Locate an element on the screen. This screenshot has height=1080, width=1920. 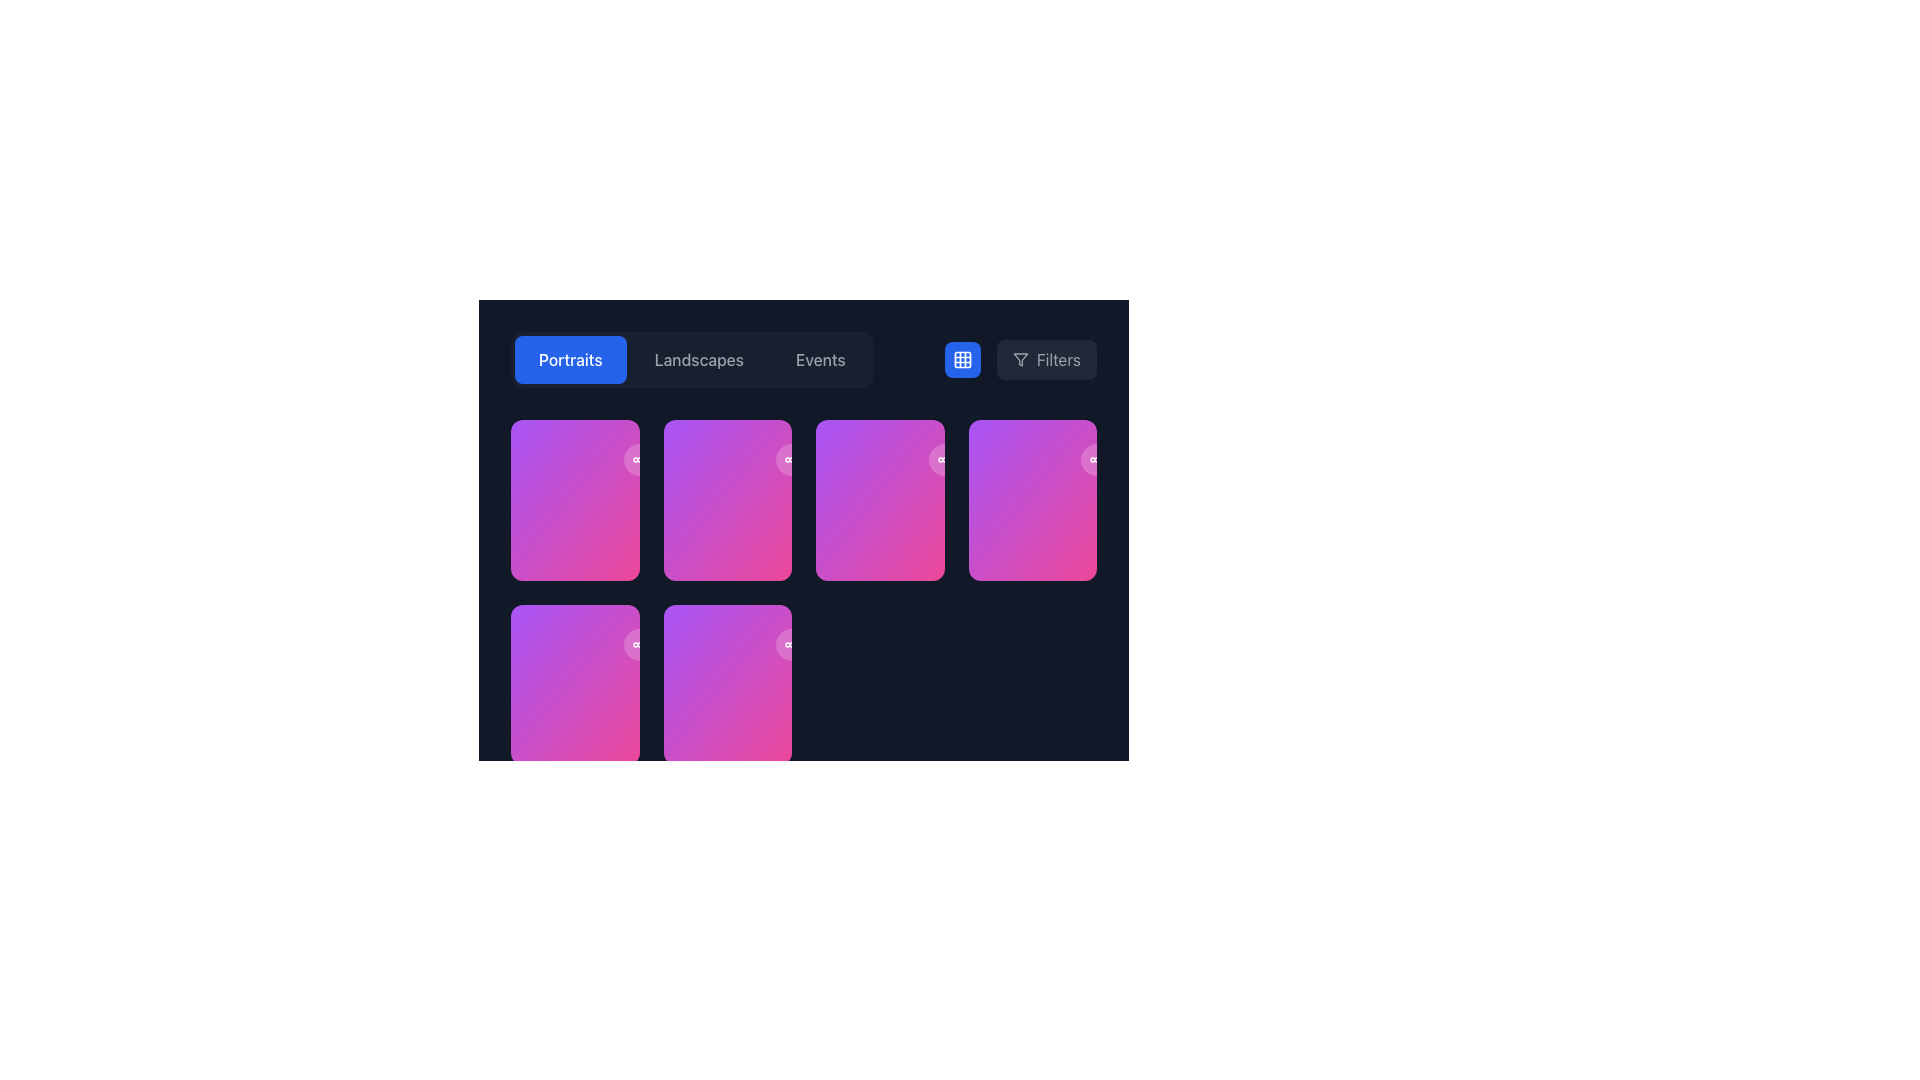
the filled square with rounded corners that is part of the grid-like icon, located to the right of the category buttons 'Portraits' and 'Landscapes', near the filter button is located at coordinates (962, 358).